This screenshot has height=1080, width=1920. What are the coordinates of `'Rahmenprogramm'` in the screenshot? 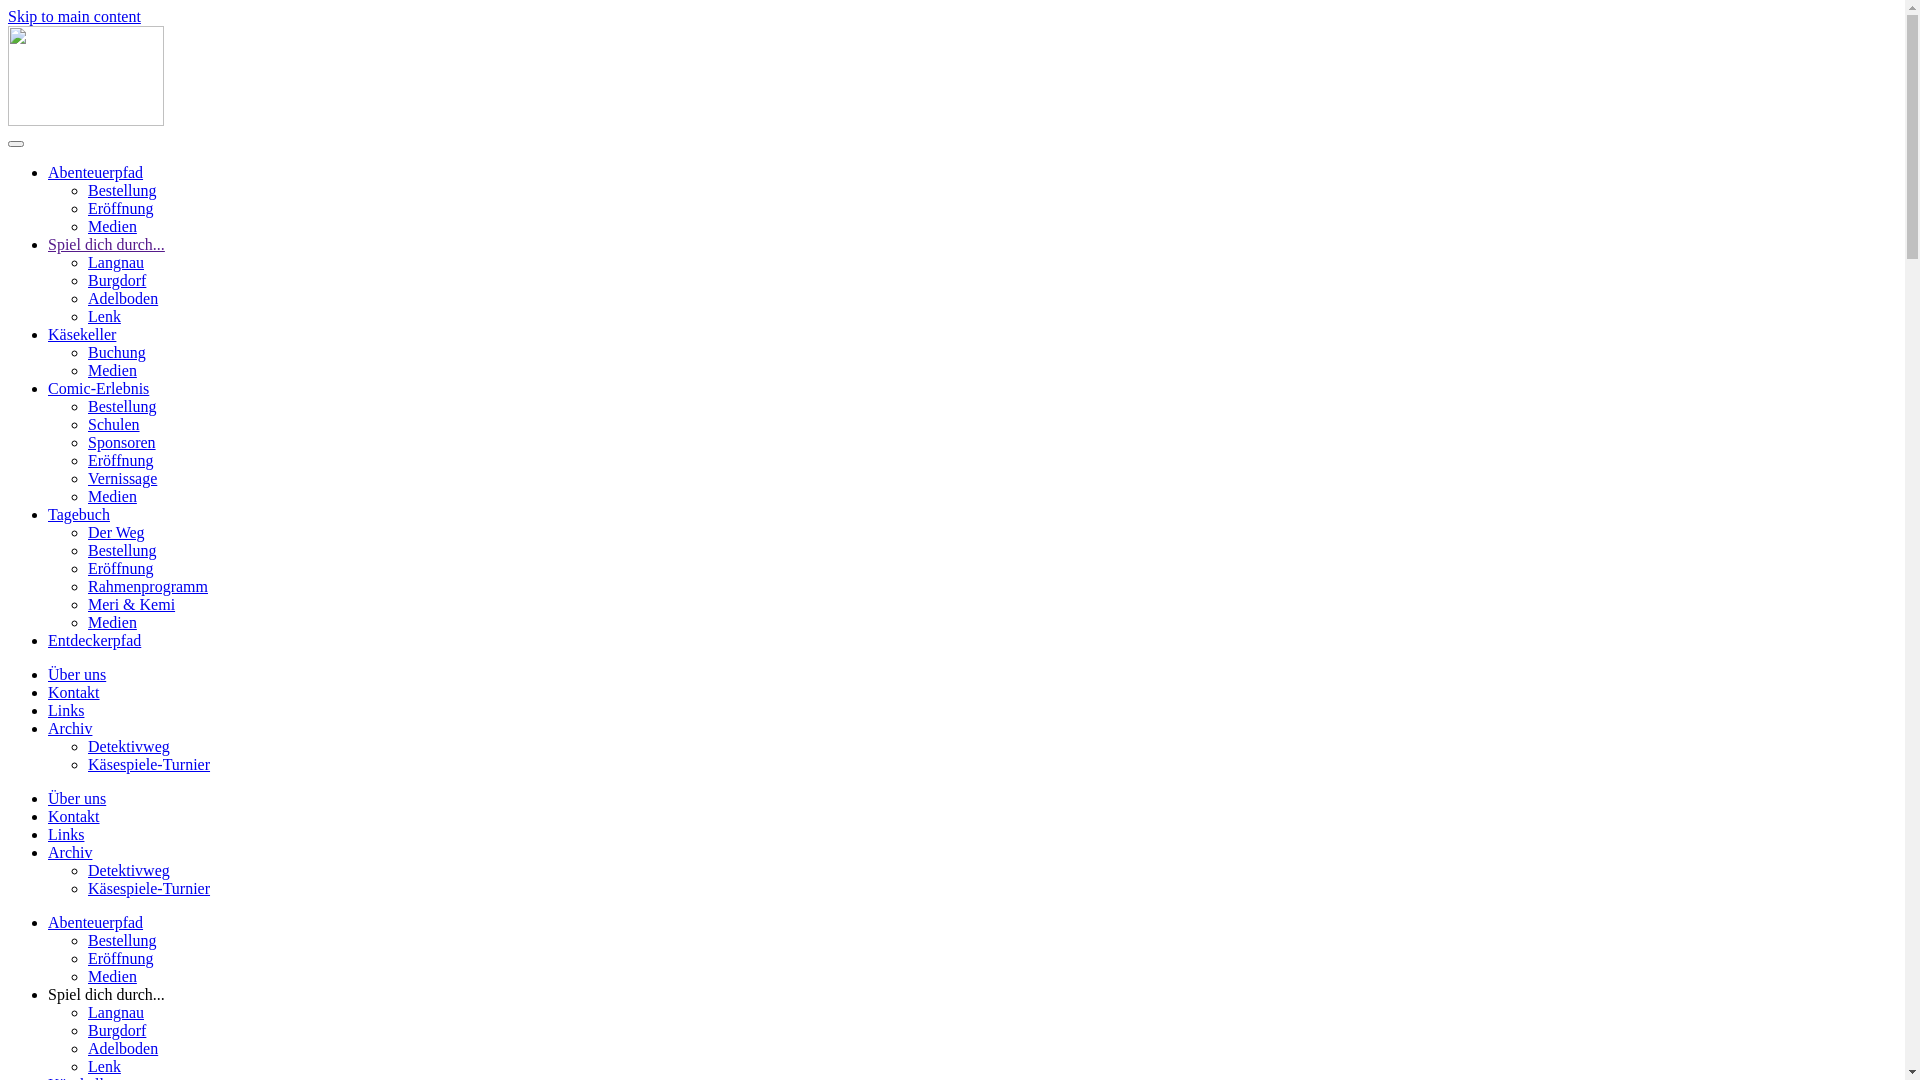 It's located at (147, 585).